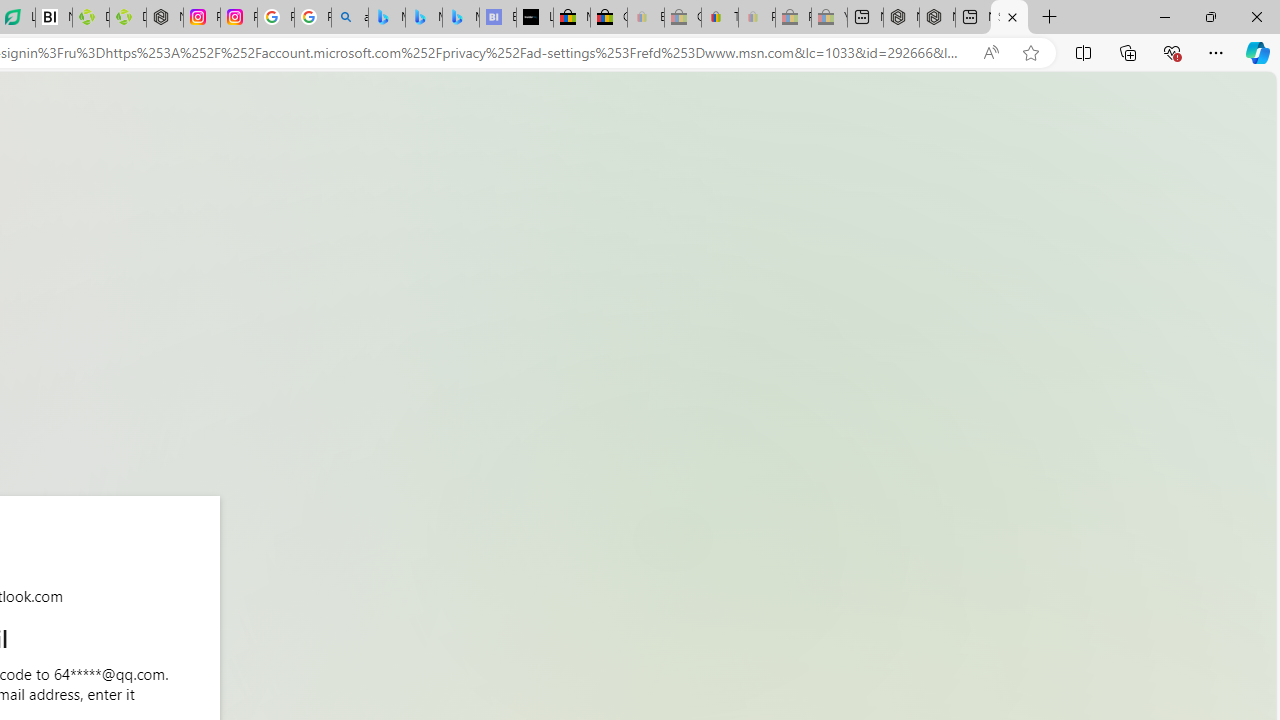 The image size is (1280, 720). Describe the element at coordinates (350, 17) in the screenshot. I see `'alabama high school quarterback dies - Search'` at that location.